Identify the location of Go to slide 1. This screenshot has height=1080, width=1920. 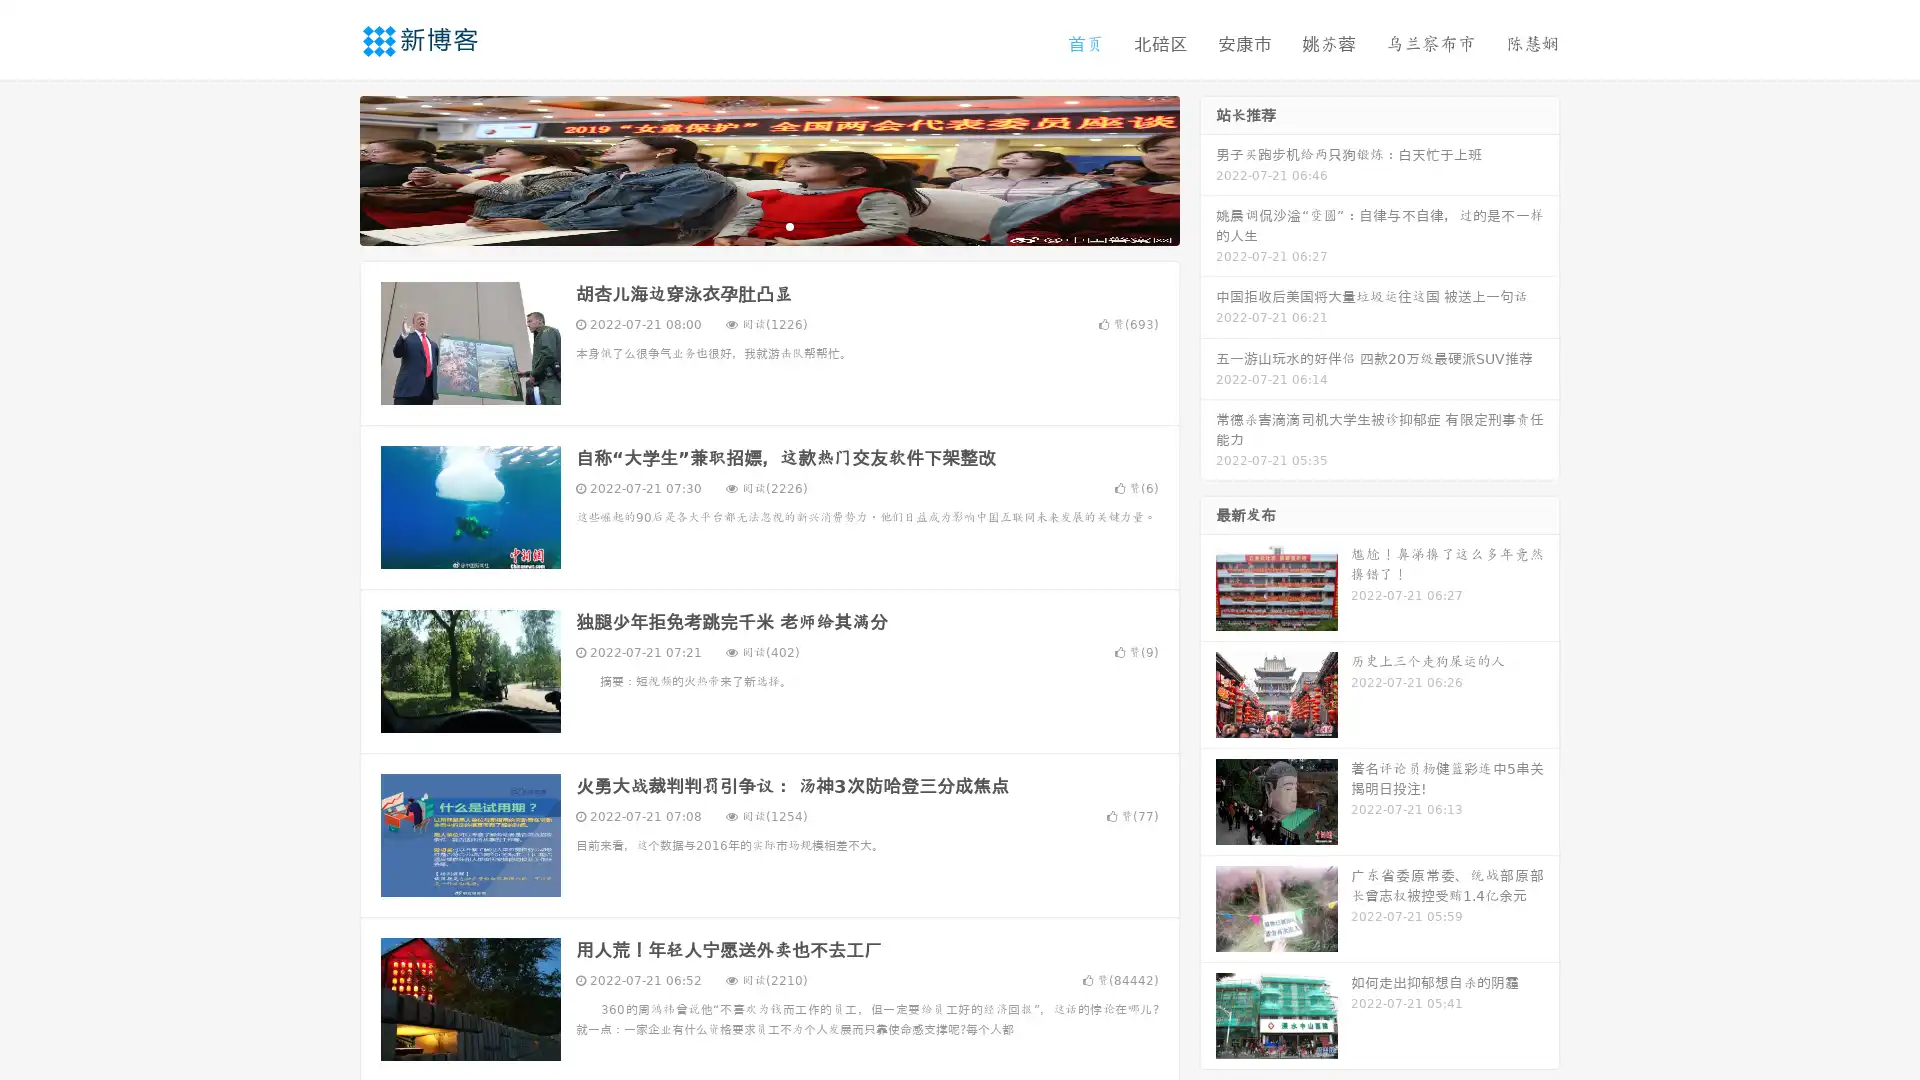
(748, 225).